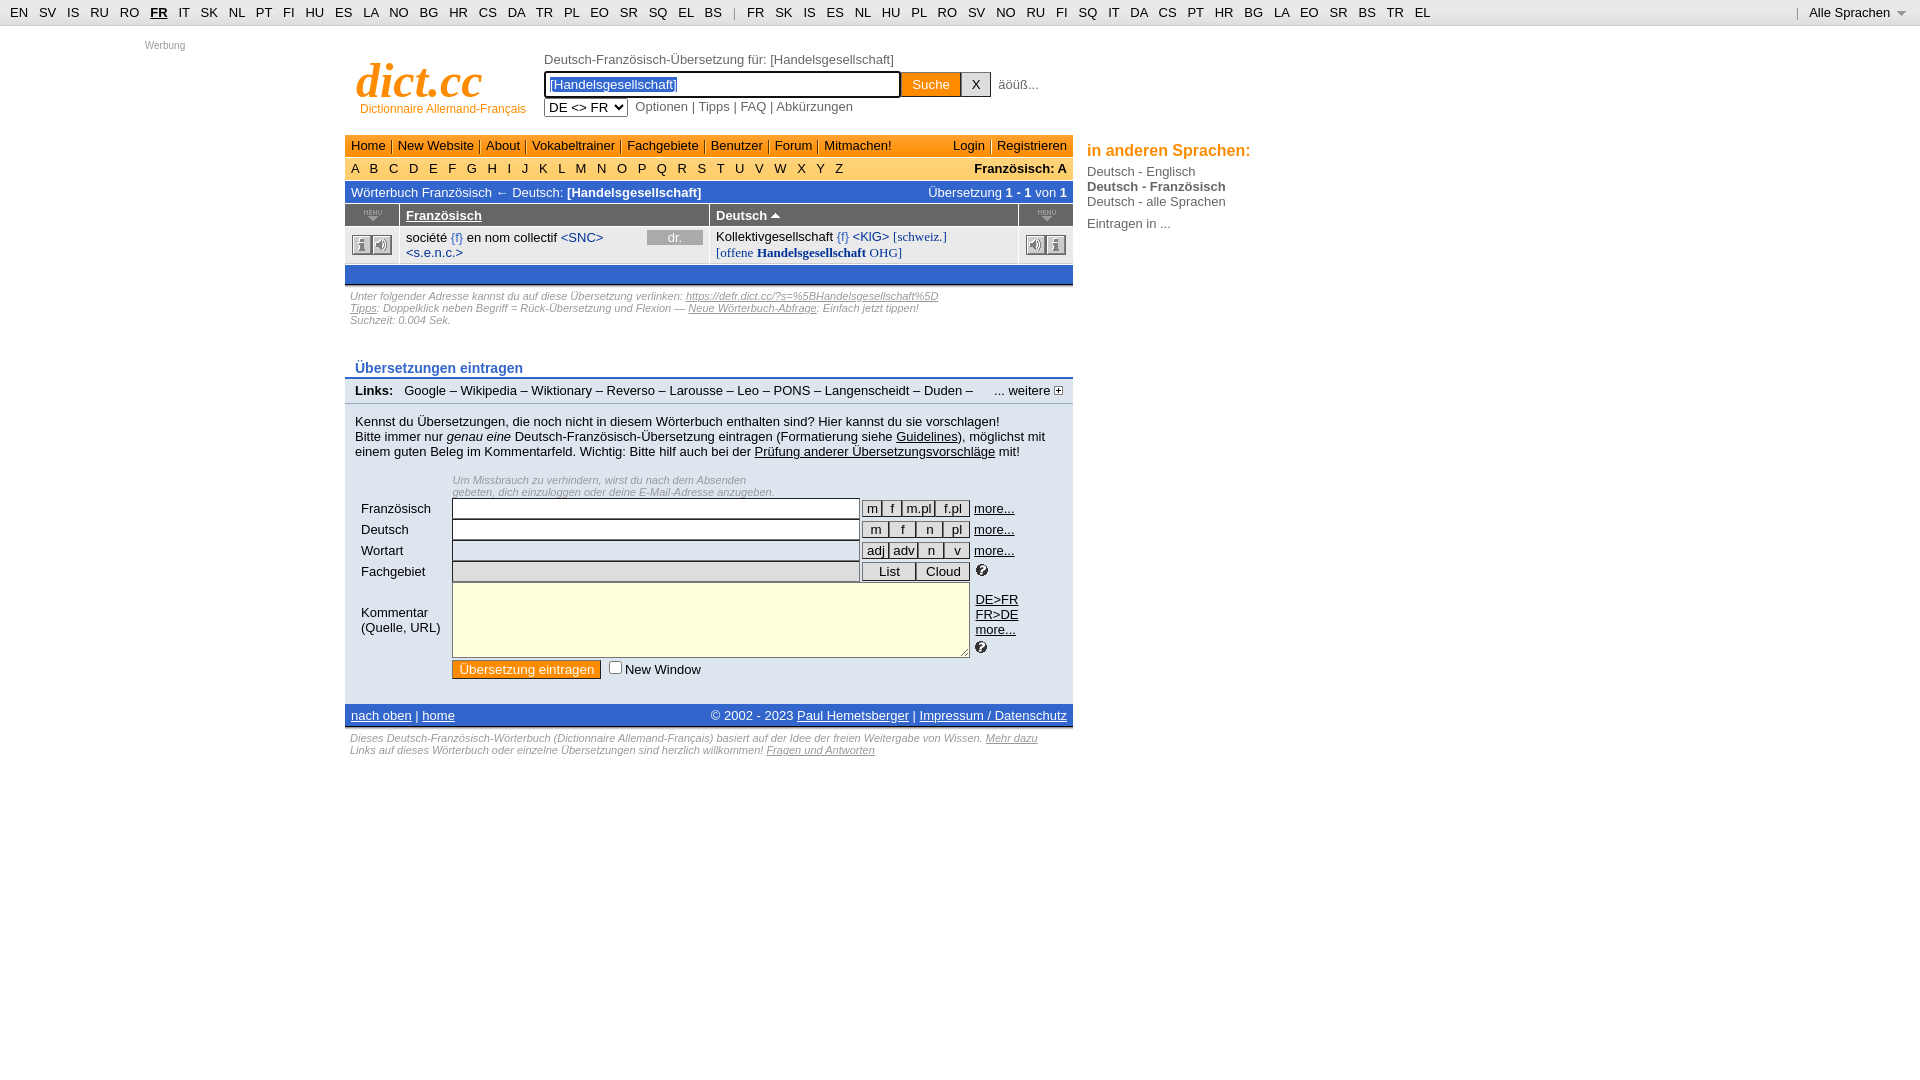 This screenshot has width=1920, height=1080. I want to click on 'TR', so click(544, 12).